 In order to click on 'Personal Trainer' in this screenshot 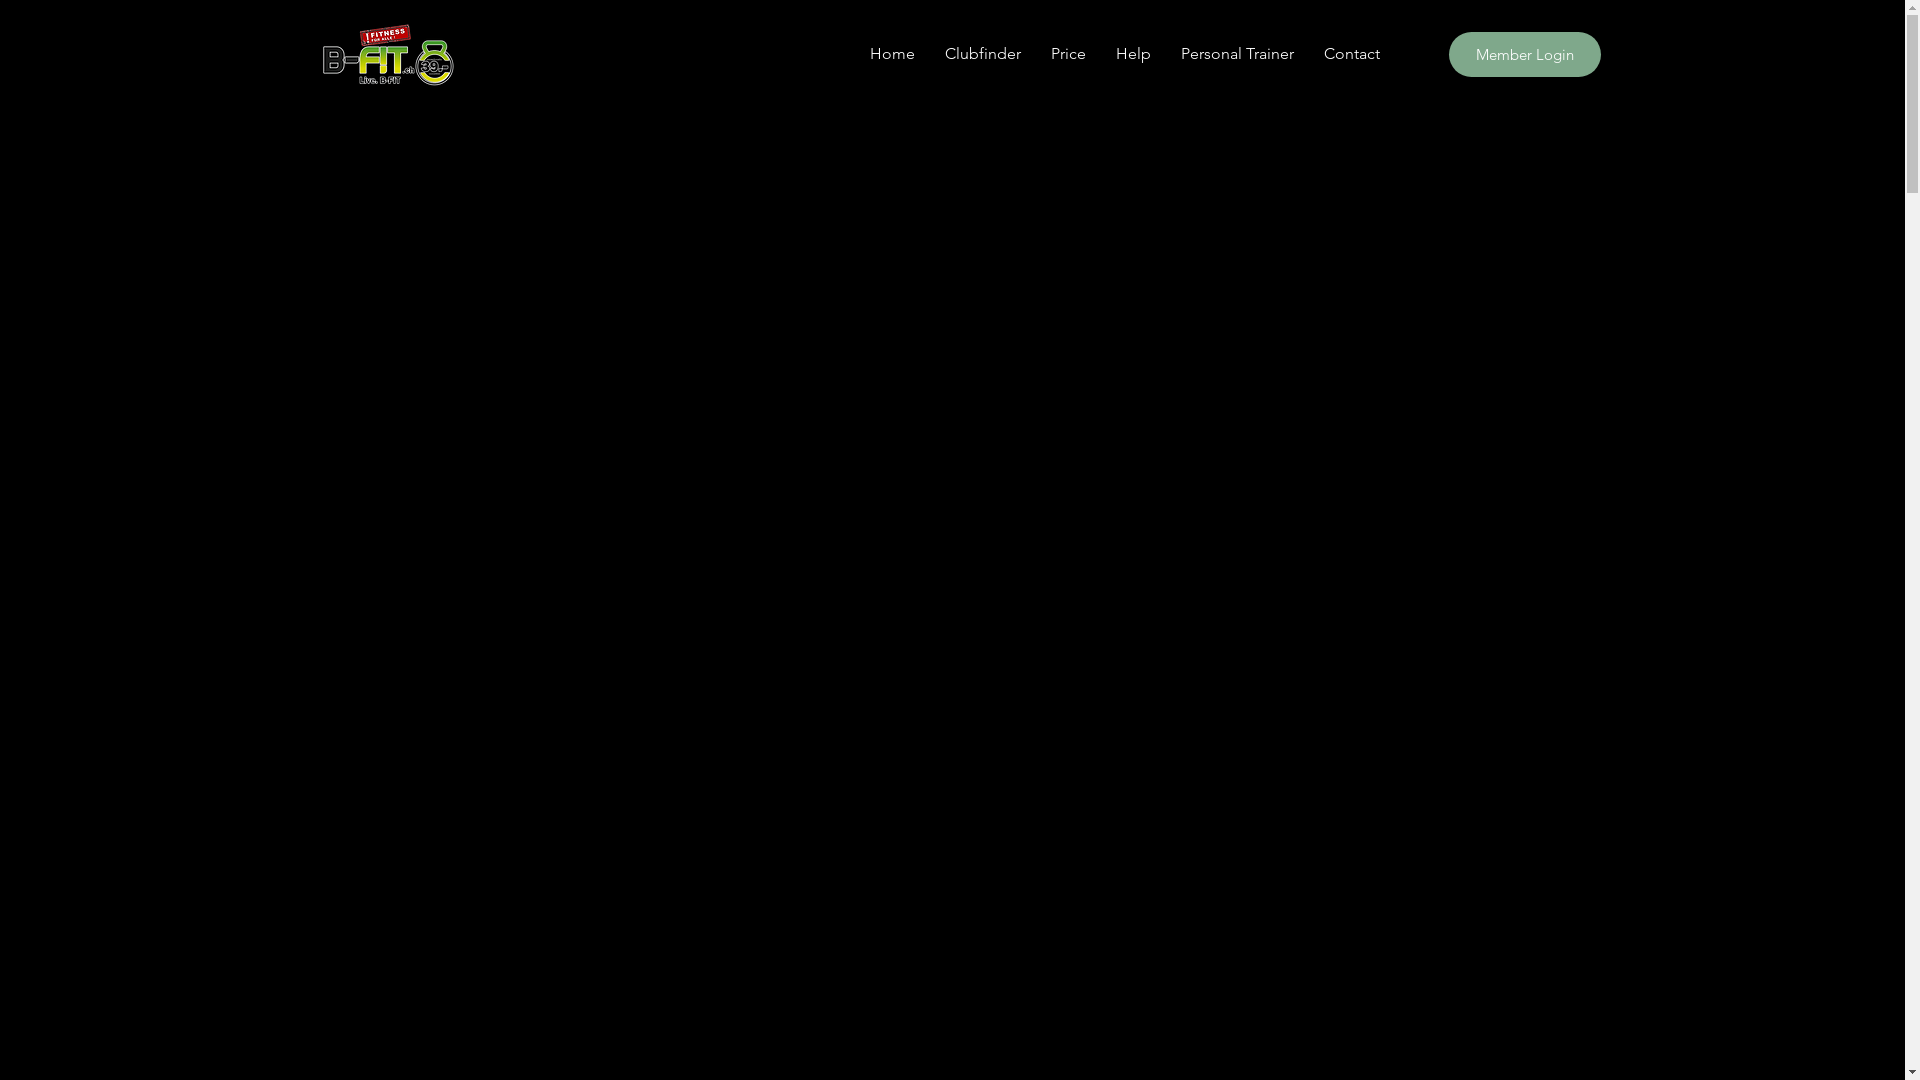, I will do `click(1236, 53)`.